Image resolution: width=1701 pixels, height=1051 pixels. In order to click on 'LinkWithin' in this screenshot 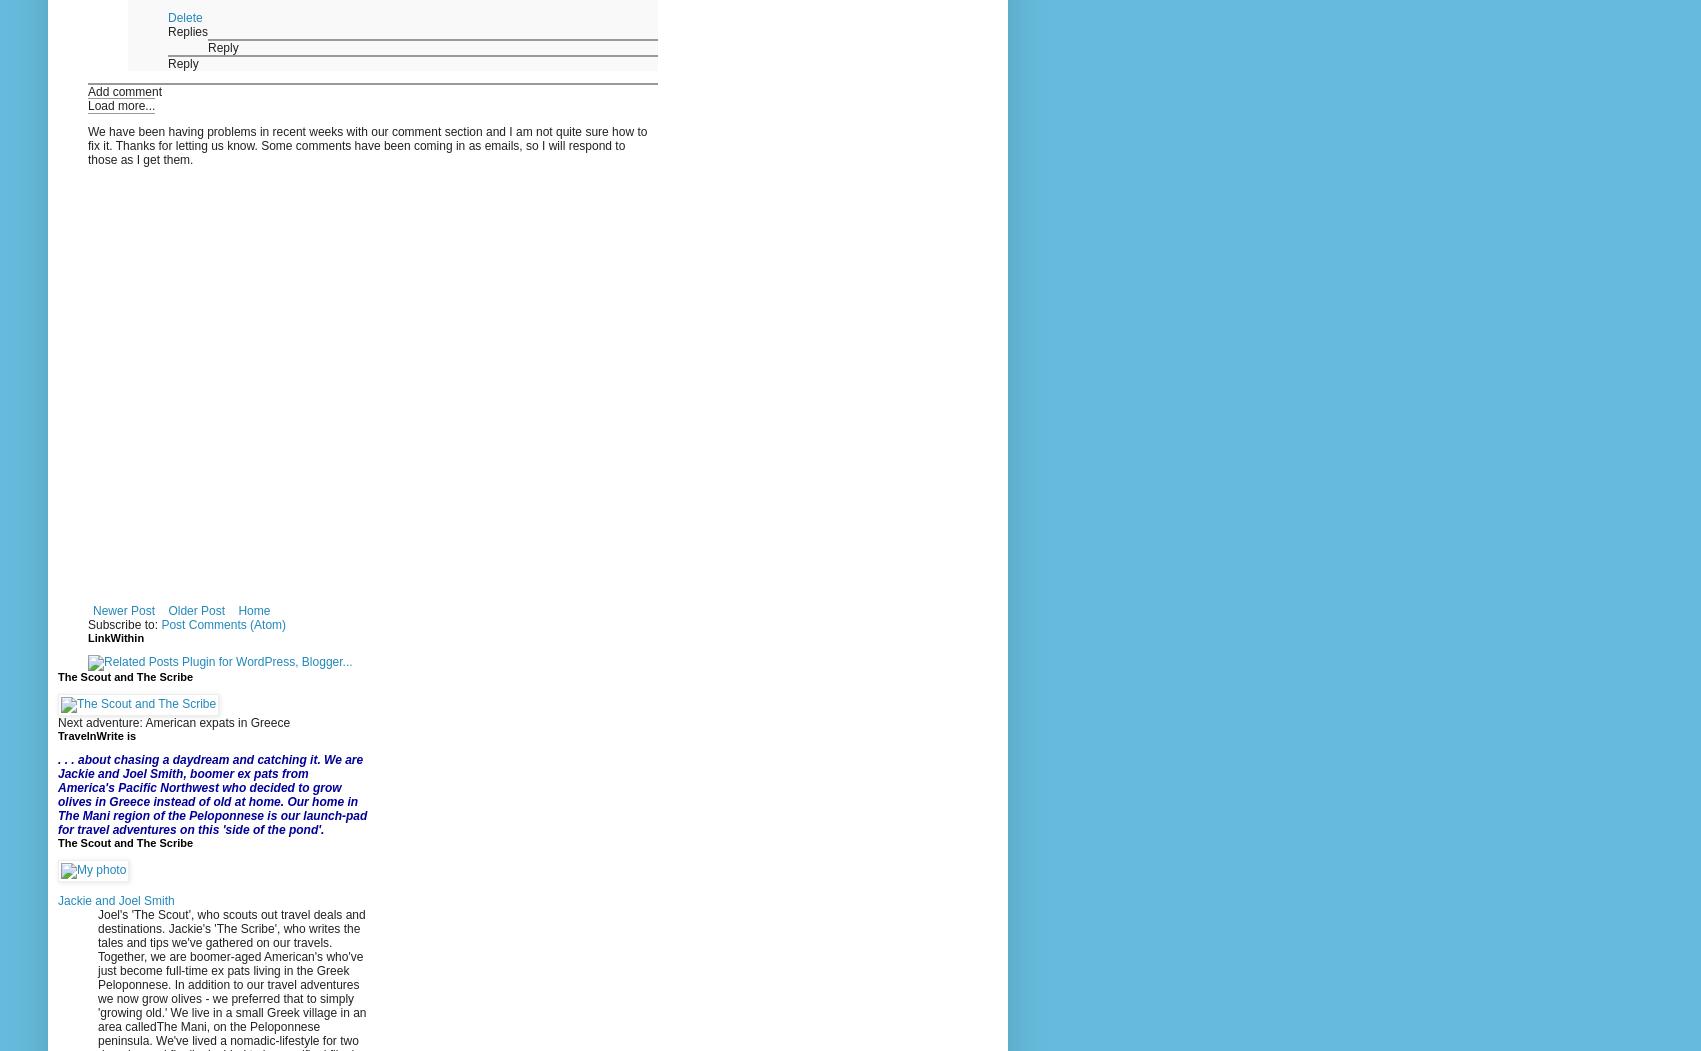, I will do `click(116, 636)`.